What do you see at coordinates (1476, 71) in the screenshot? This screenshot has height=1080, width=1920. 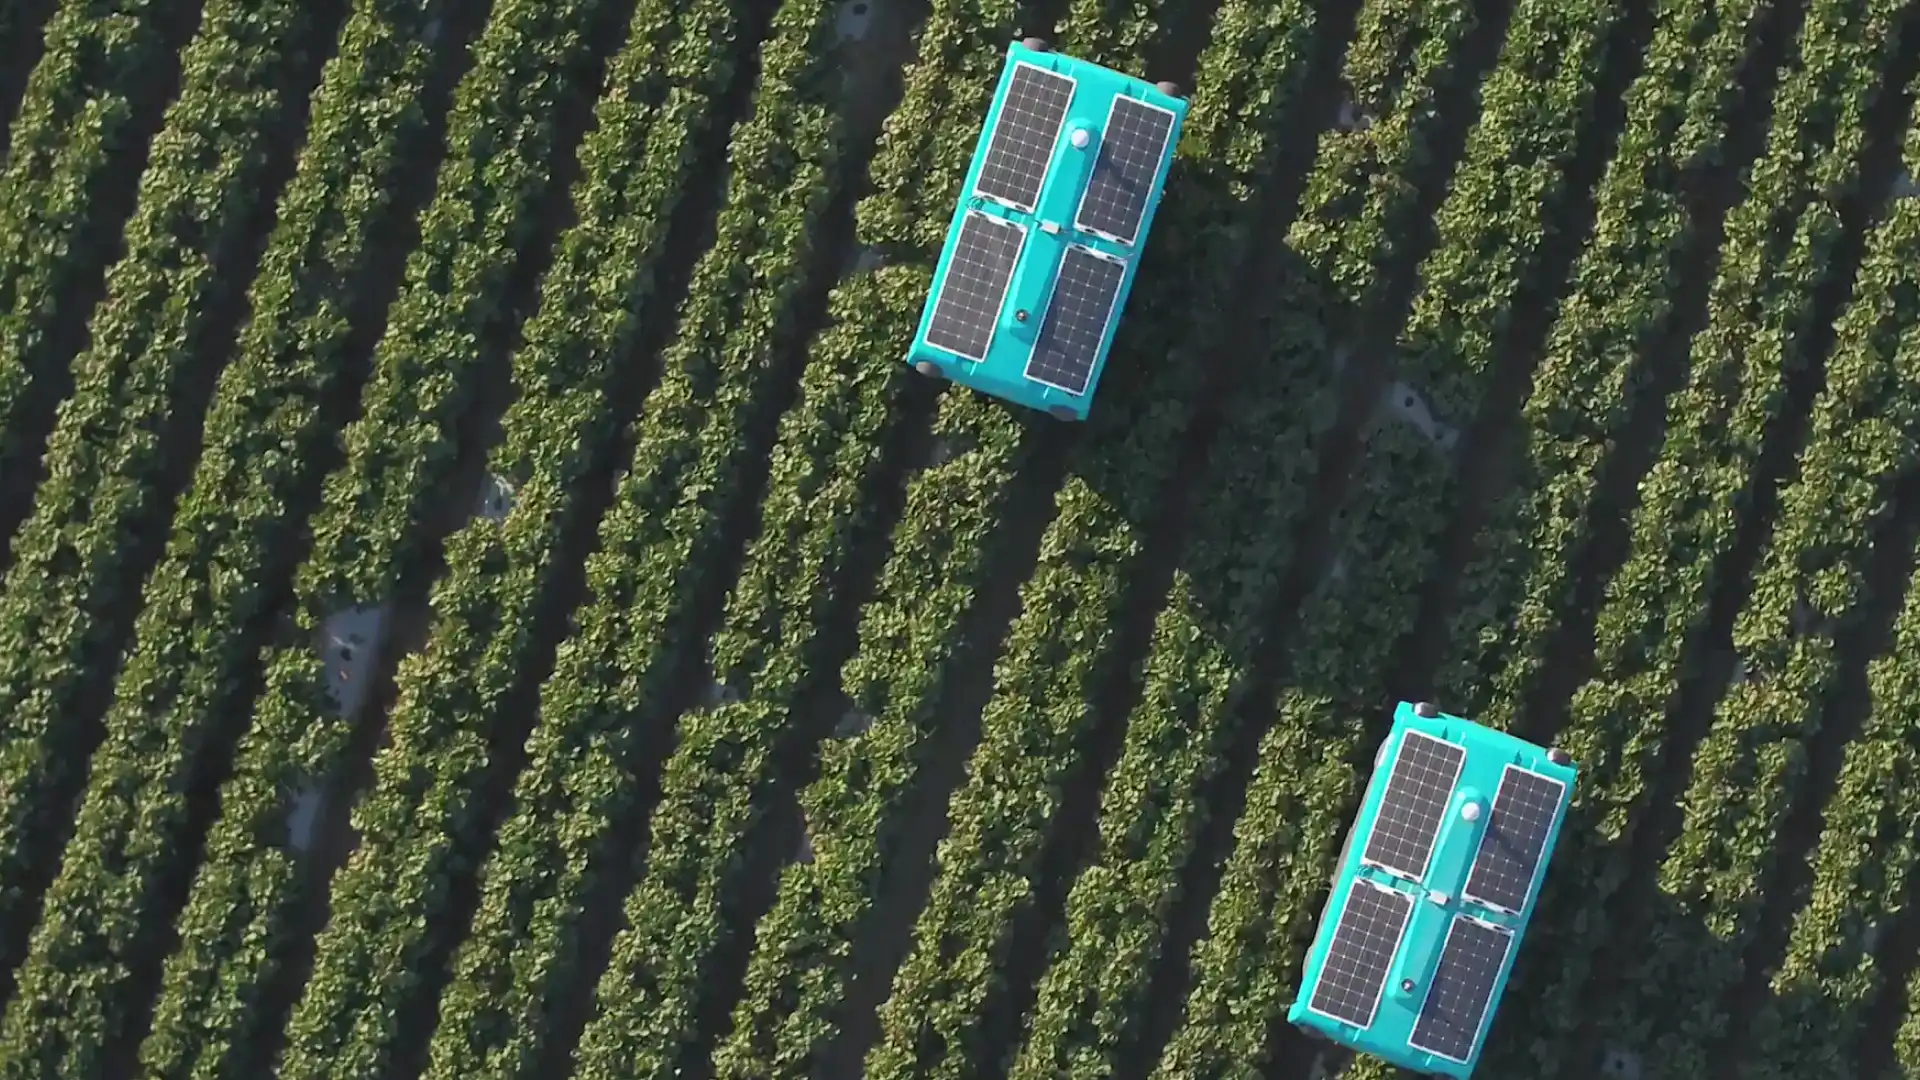 I see `Menu` at bounding box center [1476, 71].